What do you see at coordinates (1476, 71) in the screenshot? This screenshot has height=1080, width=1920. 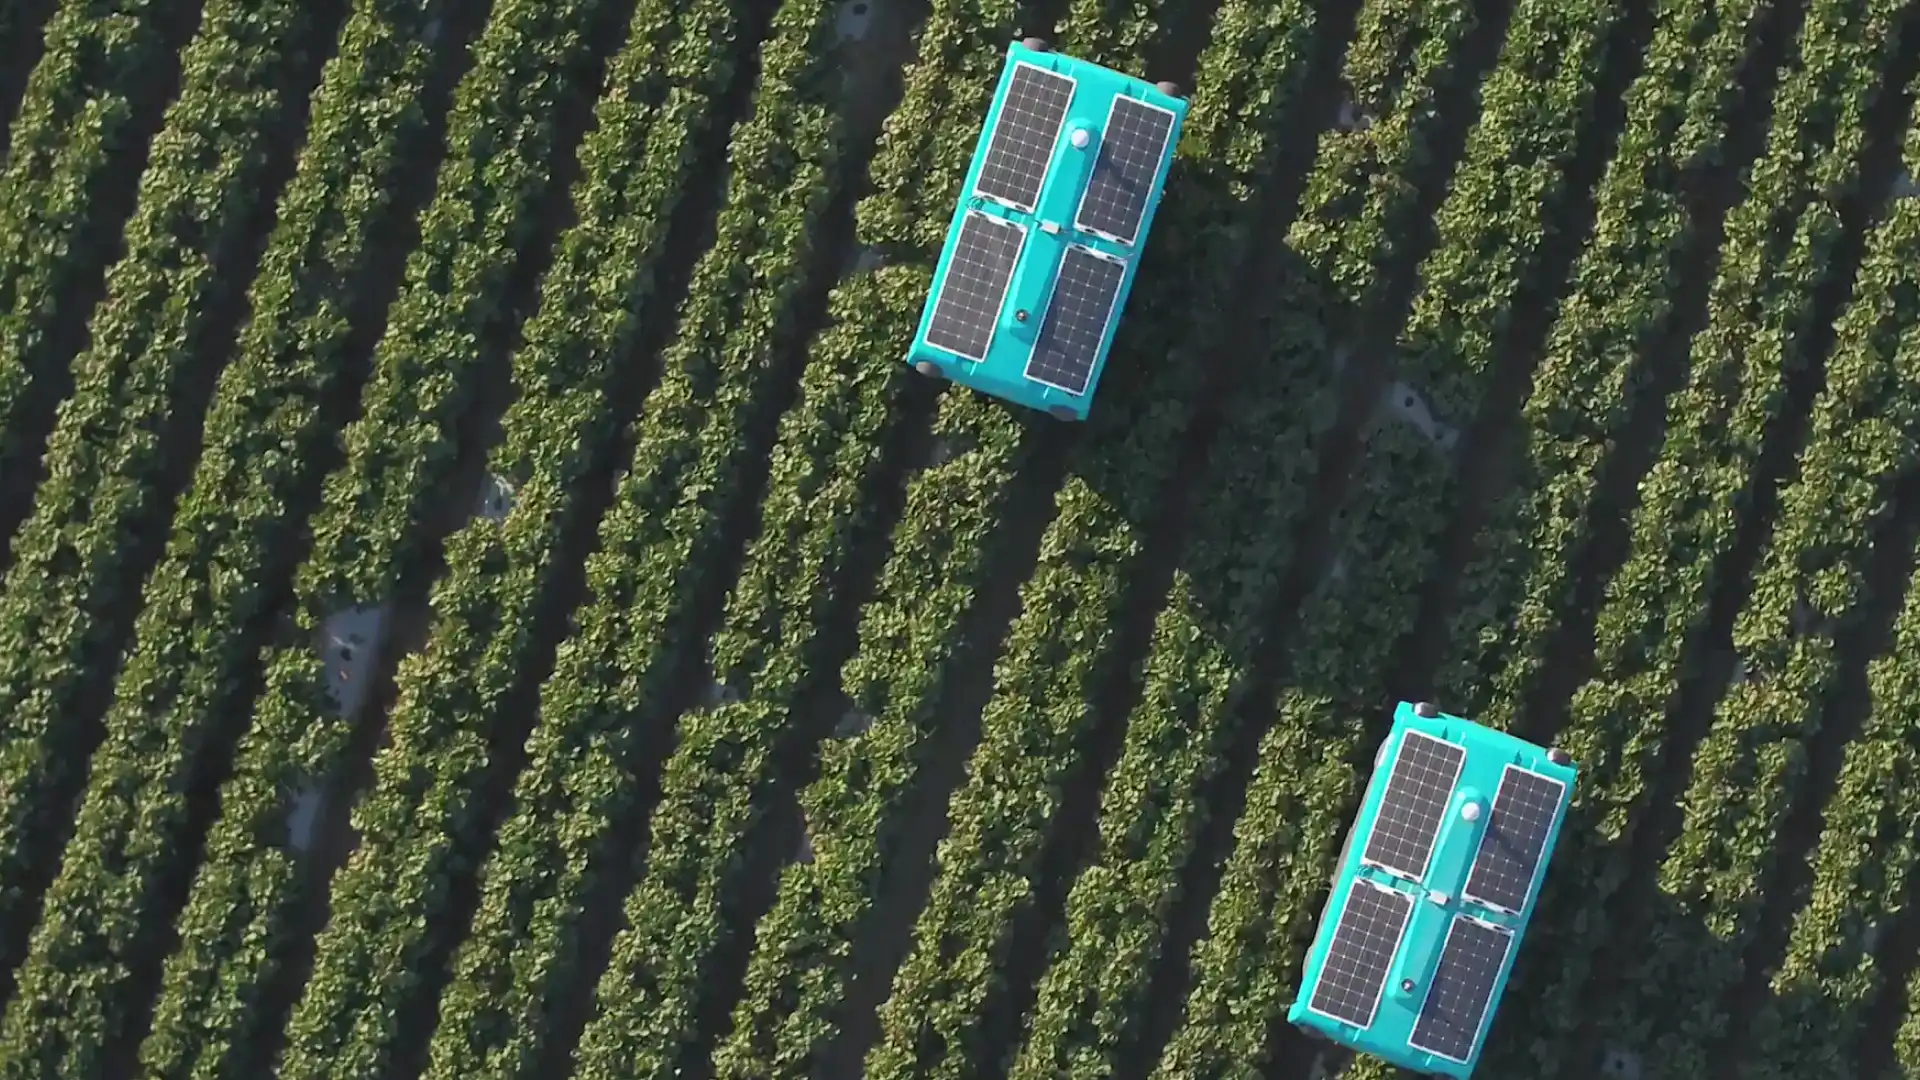 I see `Menu` at bounding box center [1476, 71].